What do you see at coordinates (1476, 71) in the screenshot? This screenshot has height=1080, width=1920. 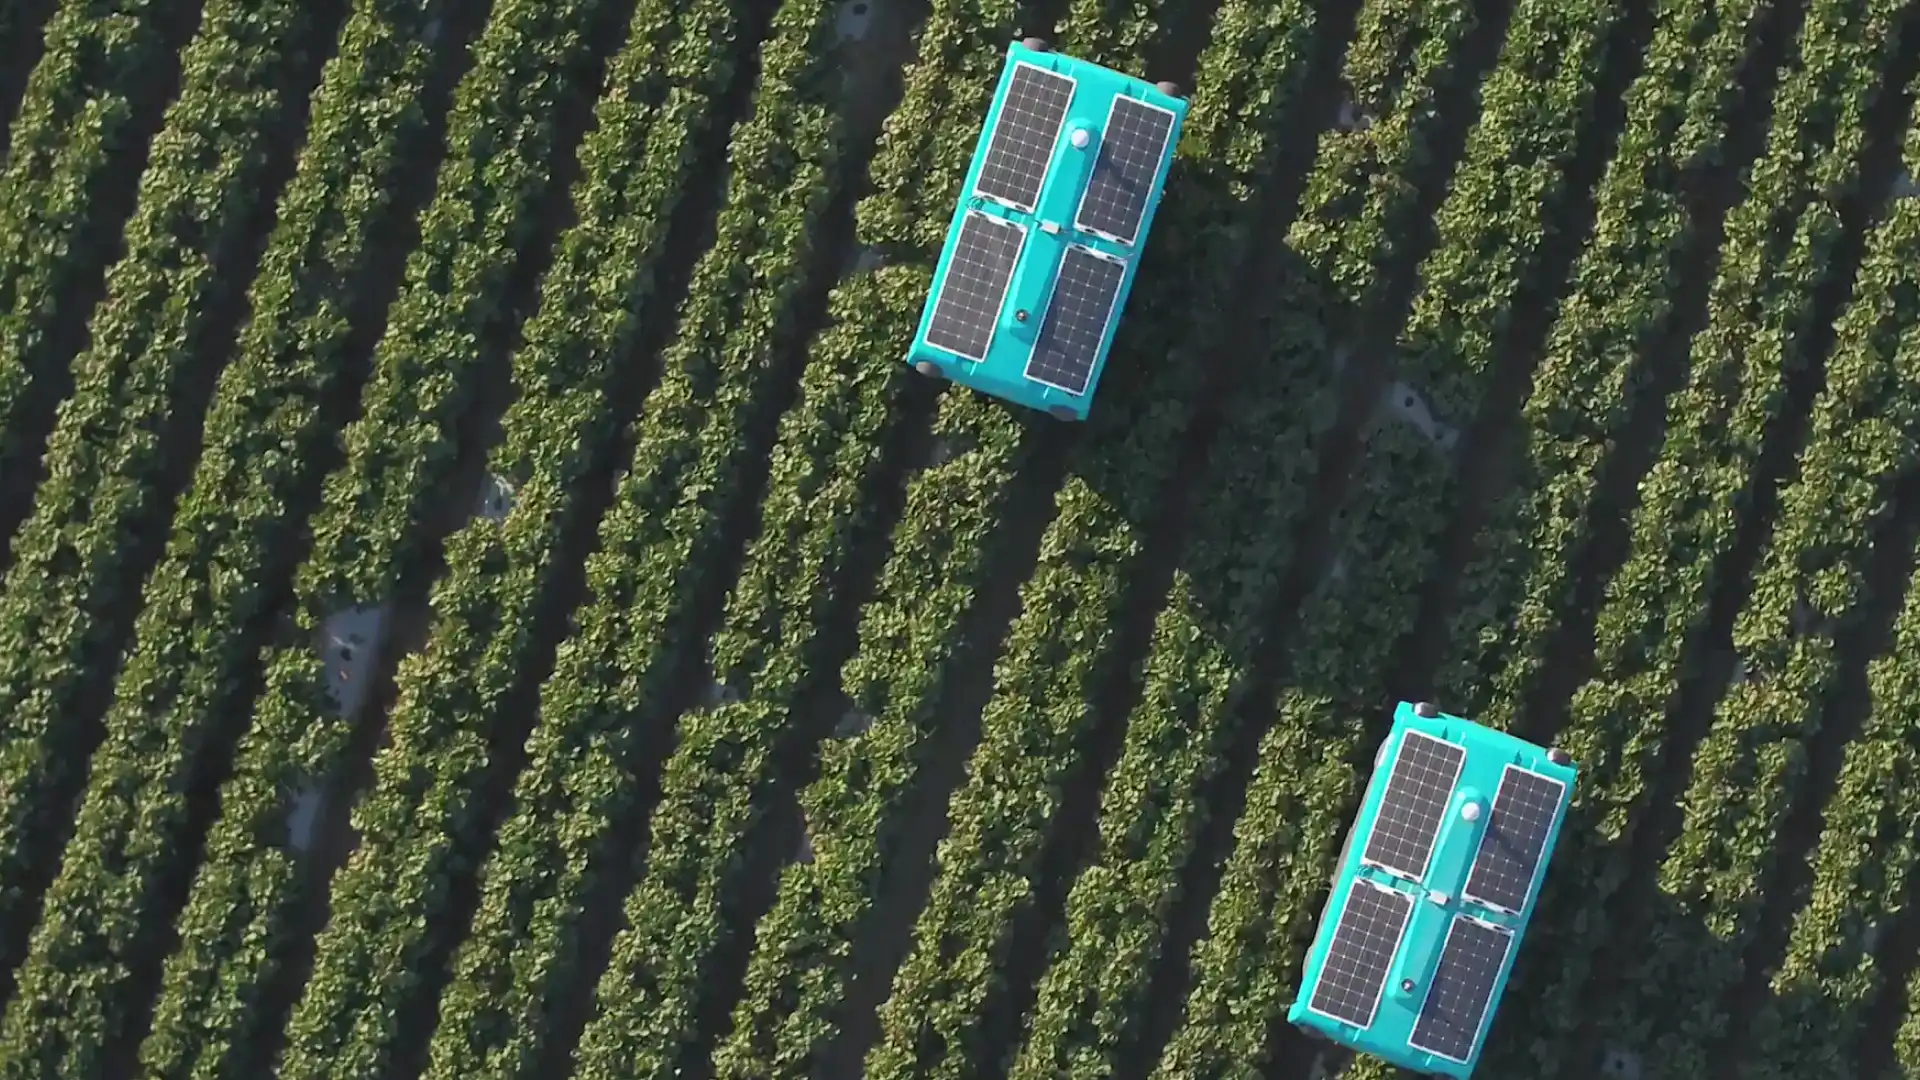 I see `Menu` at bounding box center [1476, 71].